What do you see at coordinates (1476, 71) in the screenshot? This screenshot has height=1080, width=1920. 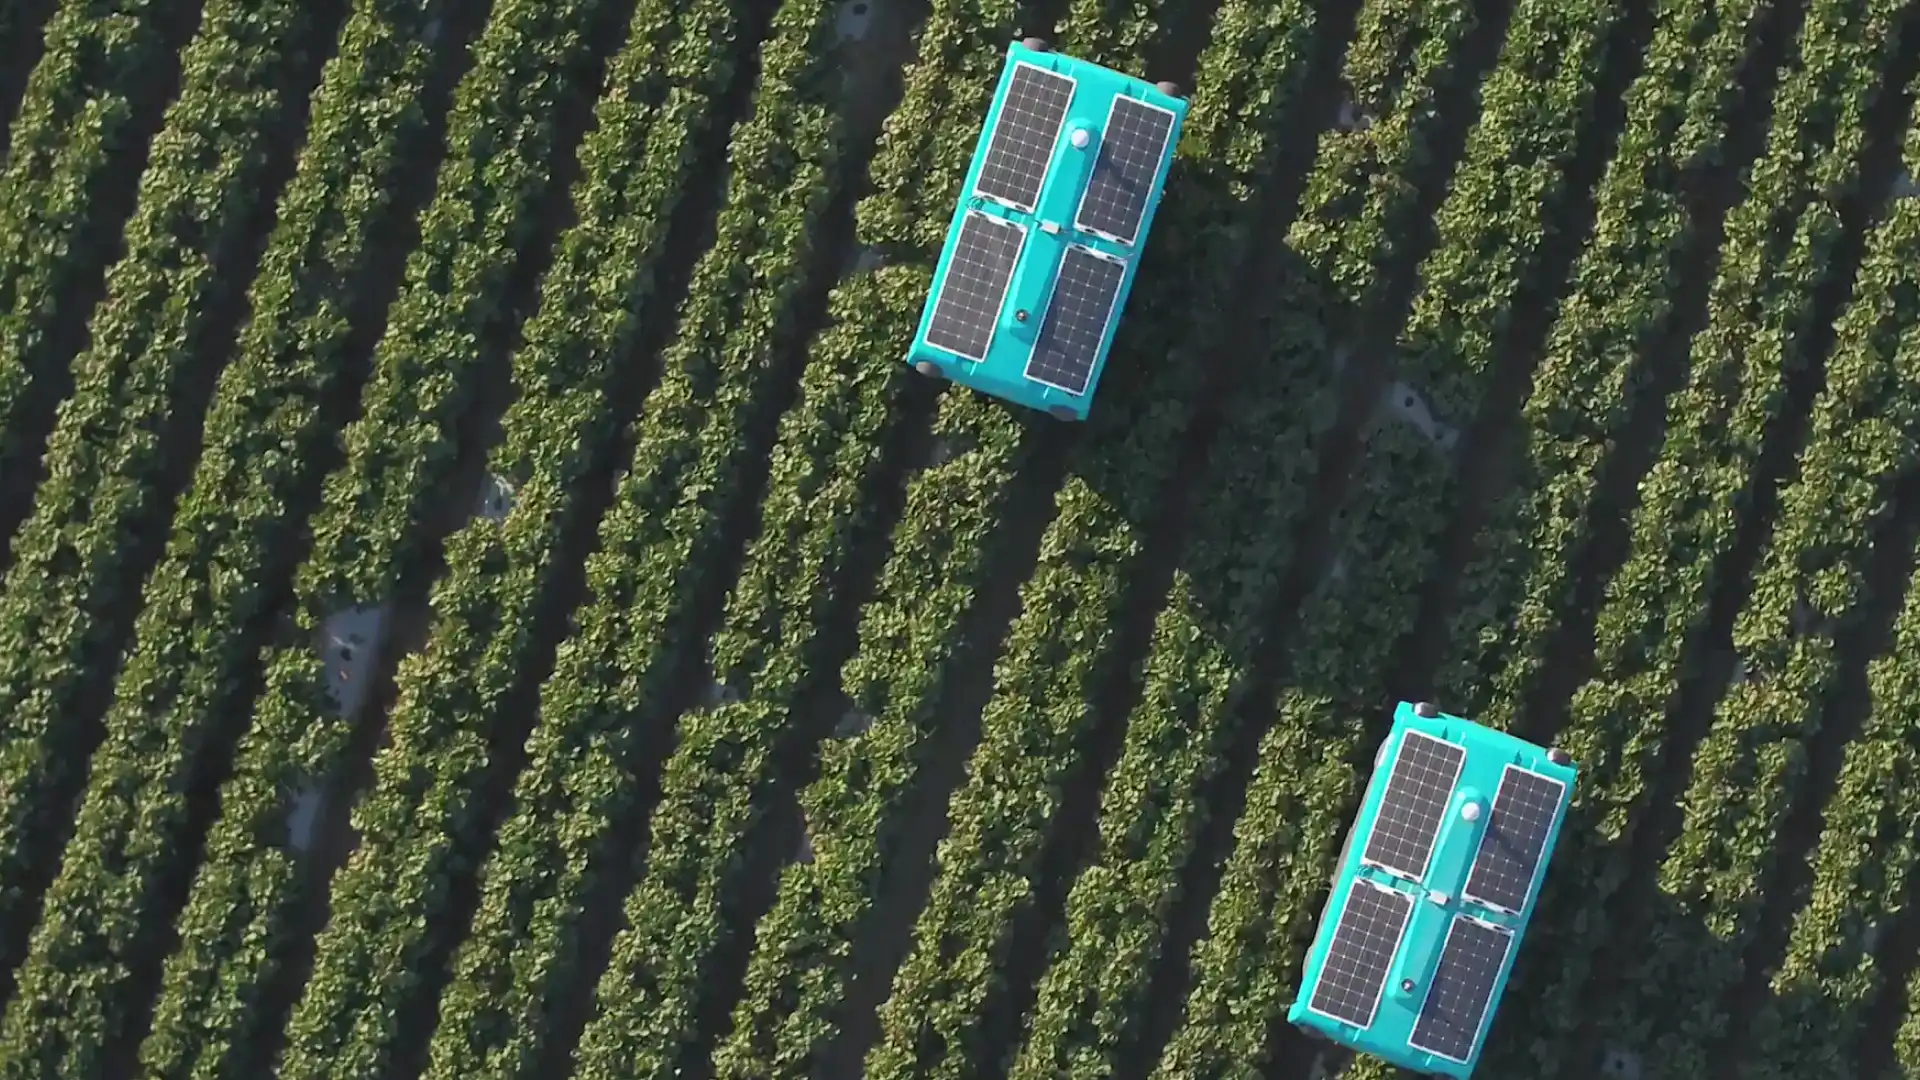 I see `Menu` at bounding box center [1476, 71].